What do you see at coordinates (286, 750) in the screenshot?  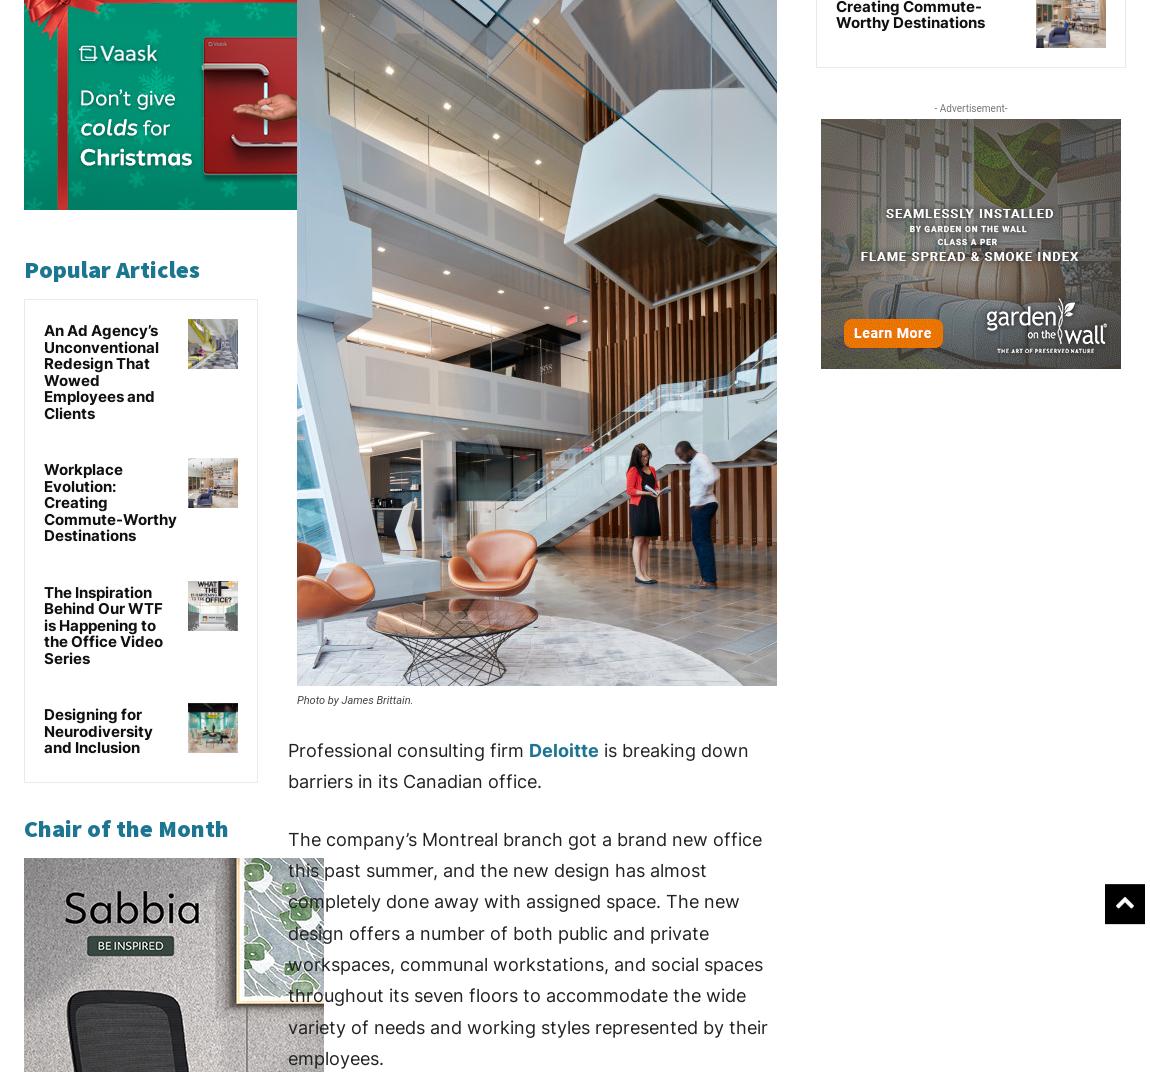 I see `'Professional consulting firm'` at bounding box center [286, 750].